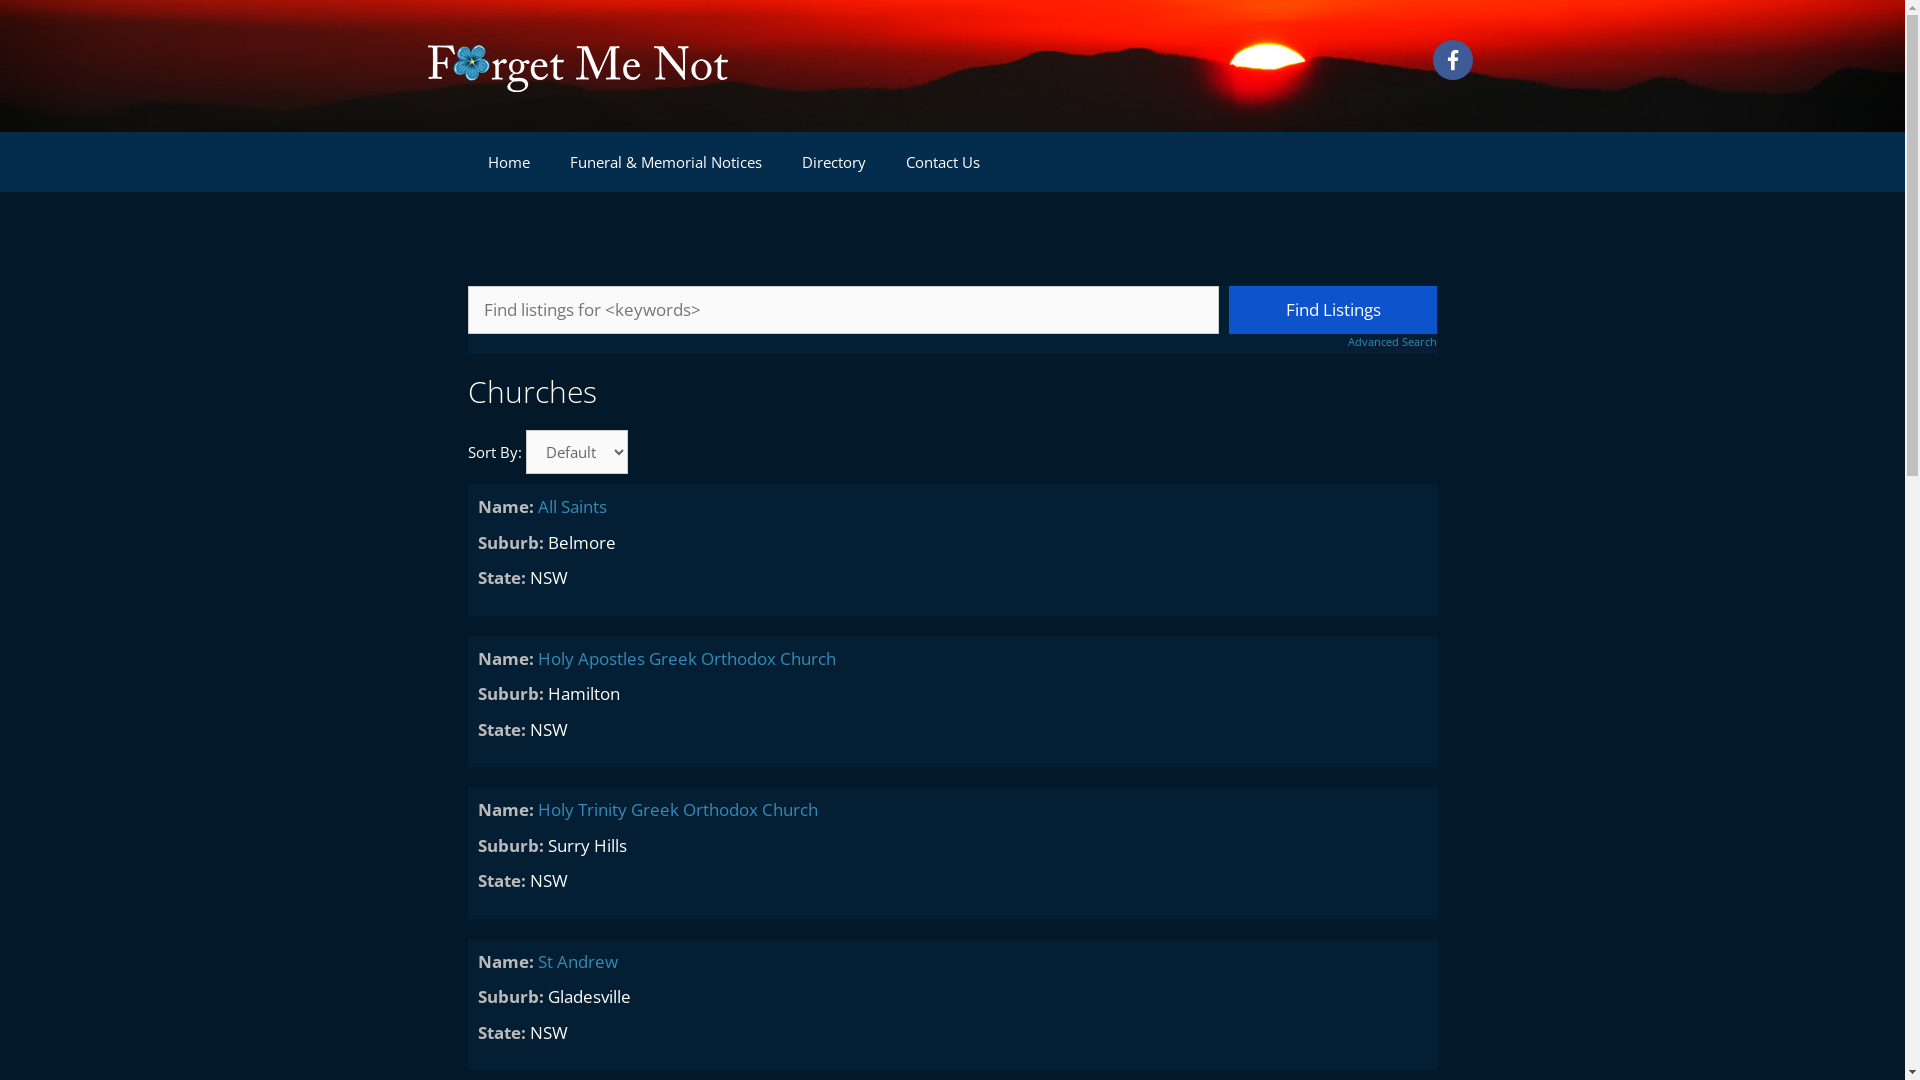  Describe the element at coordinates (844, 309) in the screenshot. I see `'Quick search keywords'` at that location.